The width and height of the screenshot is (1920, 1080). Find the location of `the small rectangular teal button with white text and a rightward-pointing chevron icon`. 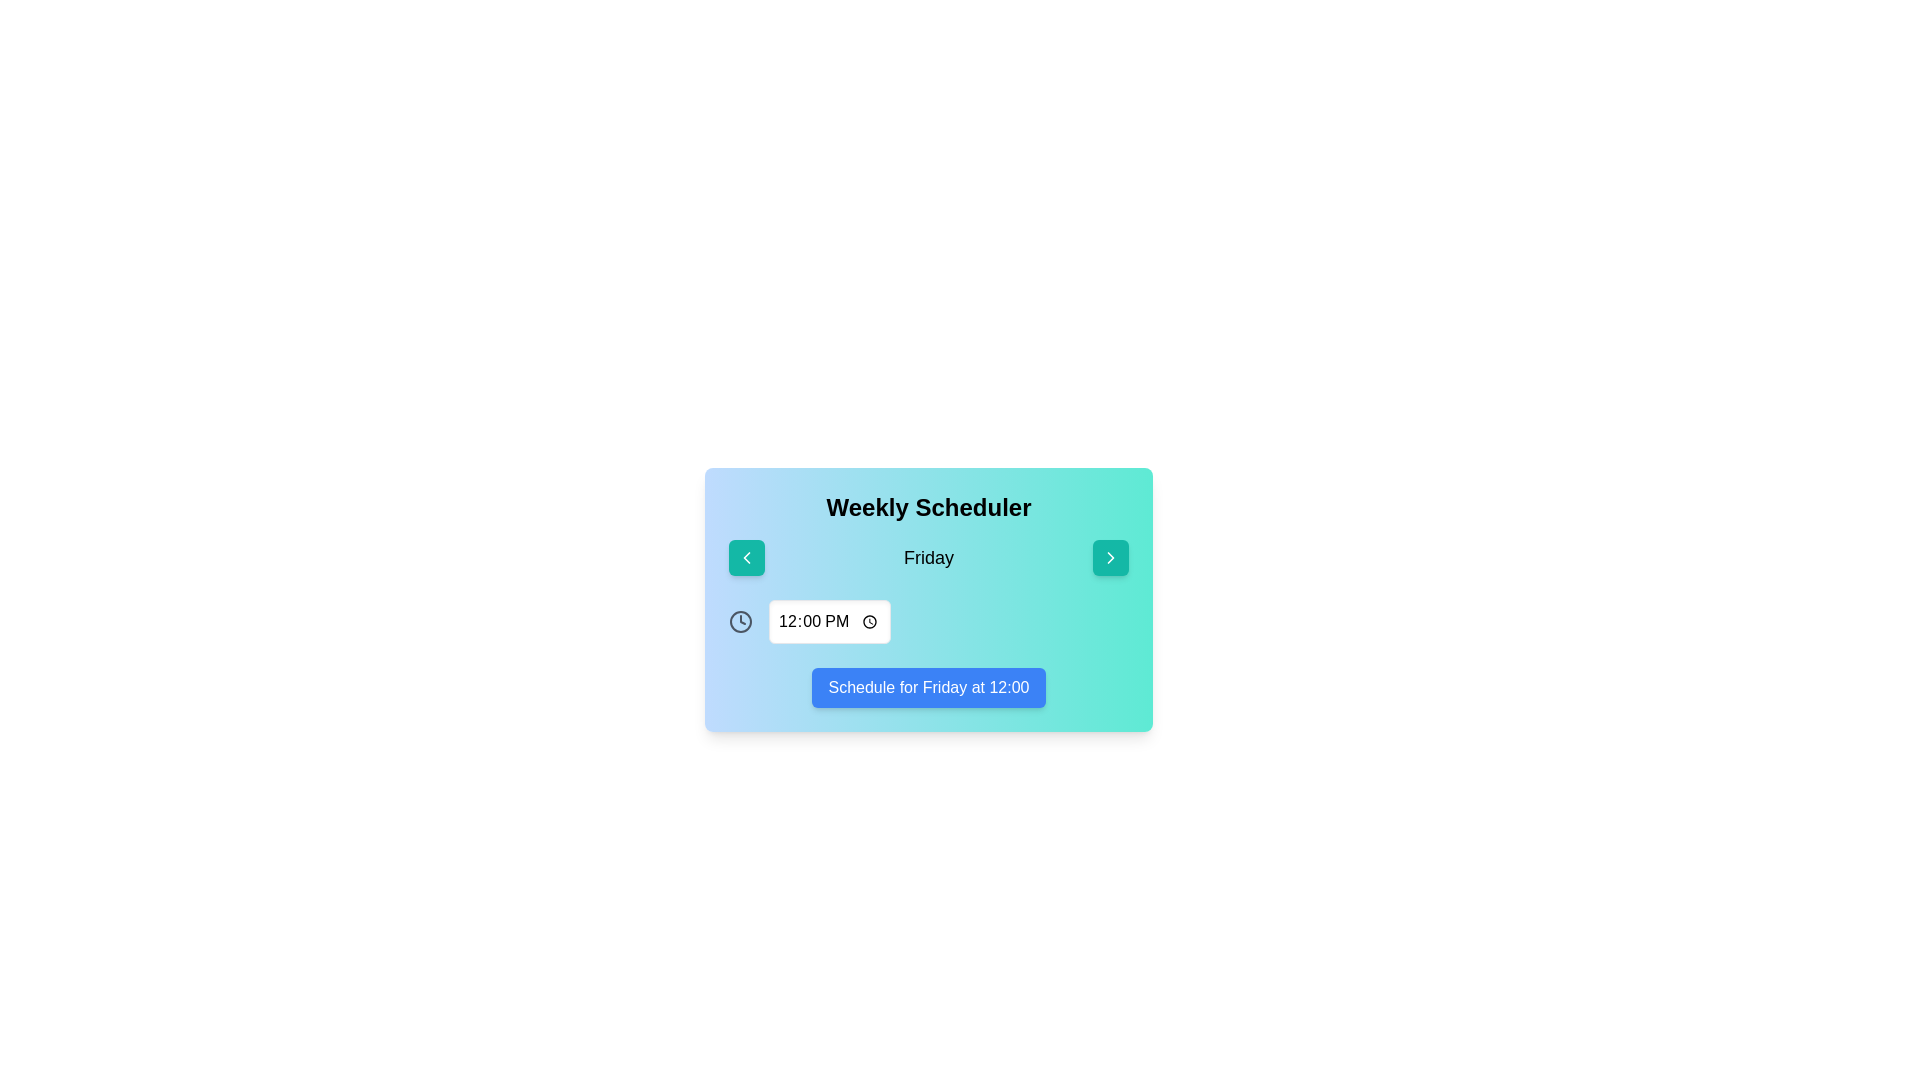

the small rectangular teal button with white text and a rightward-pointing chevron icon is located at coordinates (1109, 558).